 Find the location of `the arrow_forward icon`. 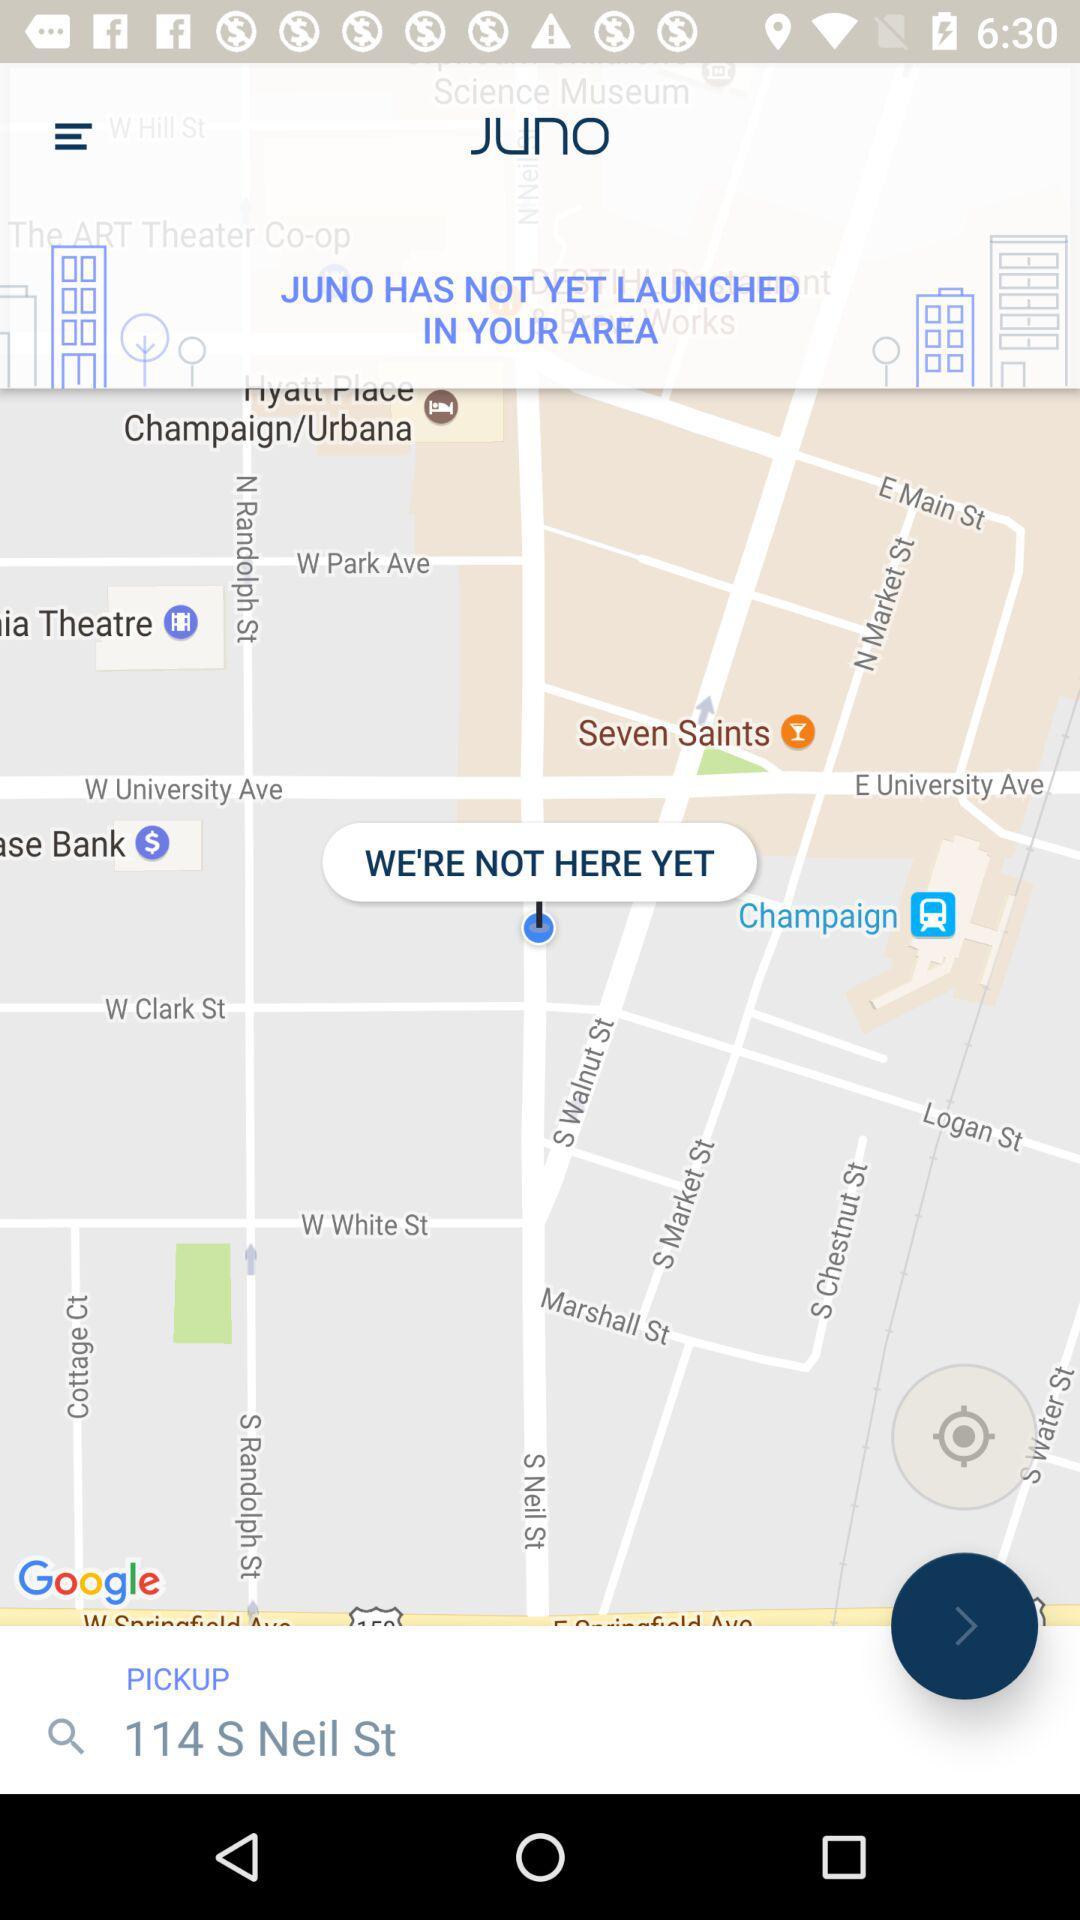

the arrow_forward icon is located at coordinates (963, 1626).